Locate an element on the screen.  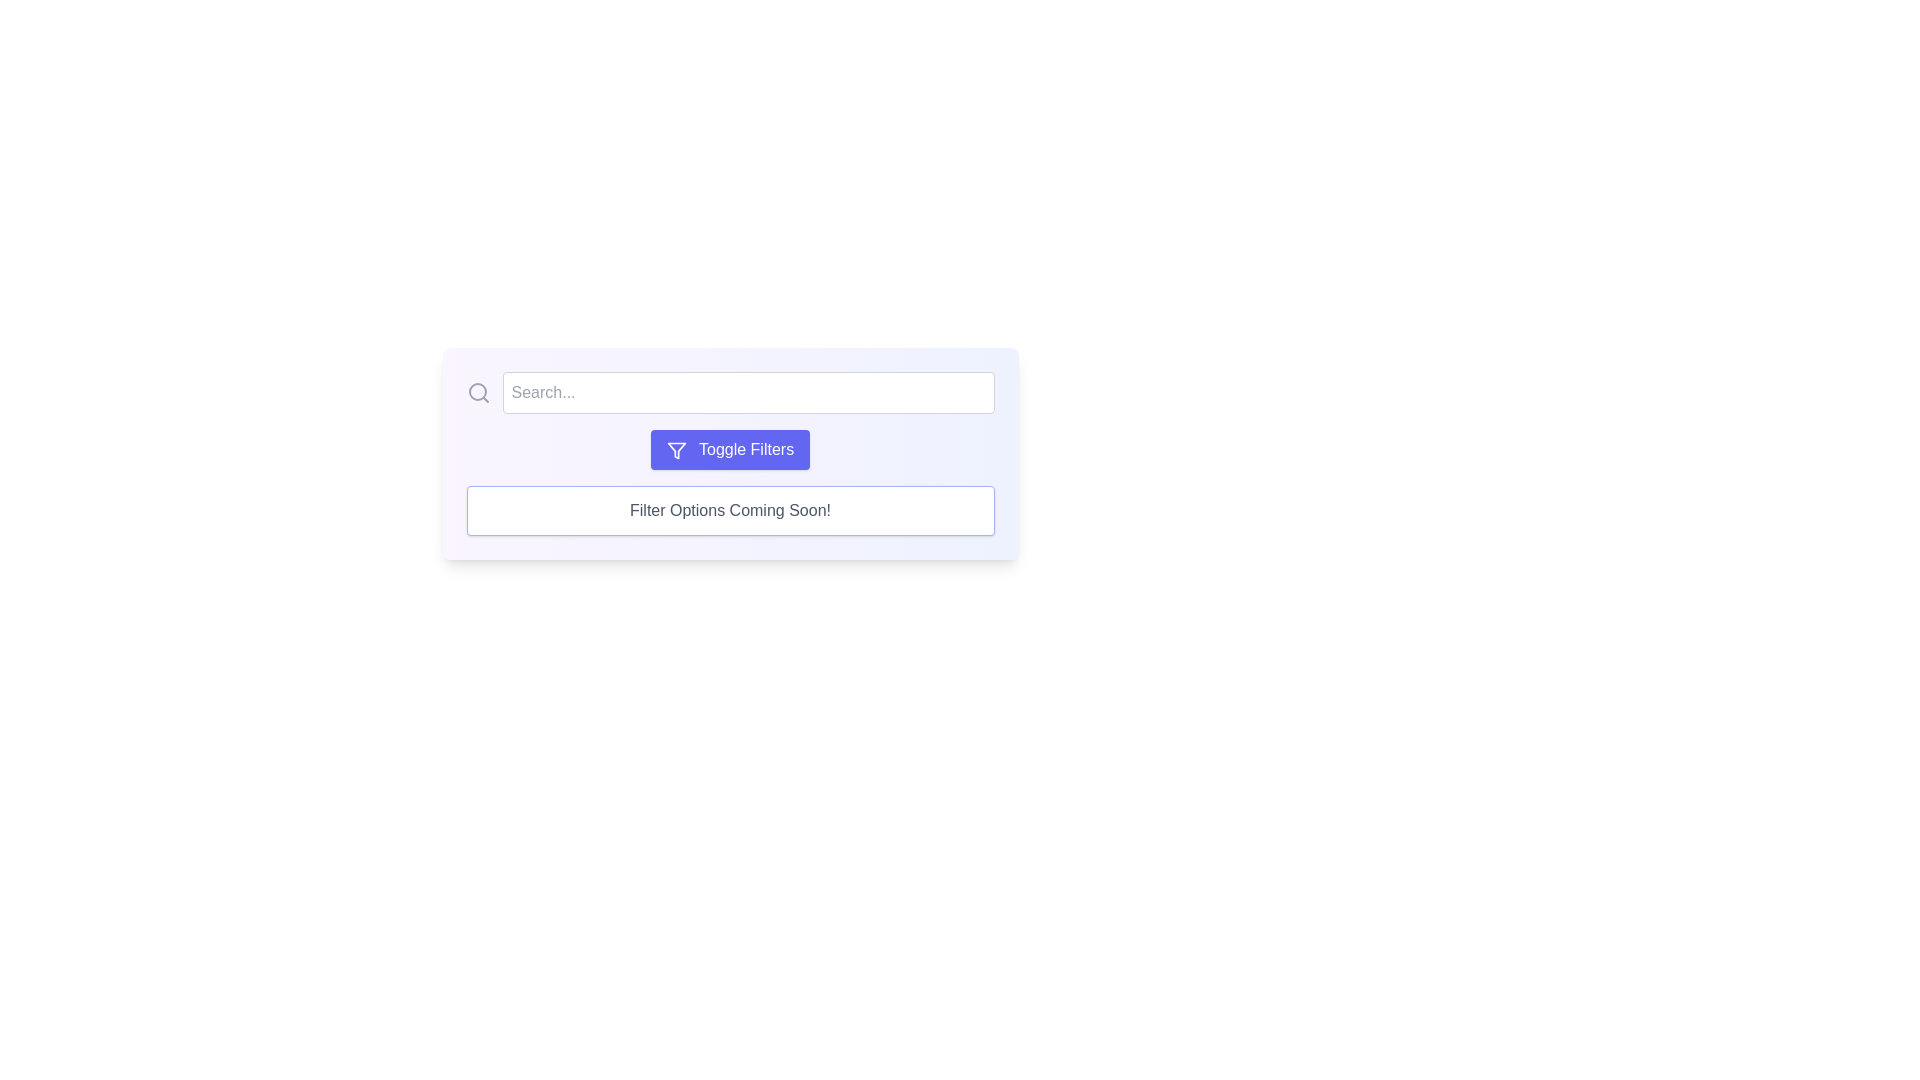
the 'Toggle Filters' button with a blue background and white text is located at coordinates (729, 450).